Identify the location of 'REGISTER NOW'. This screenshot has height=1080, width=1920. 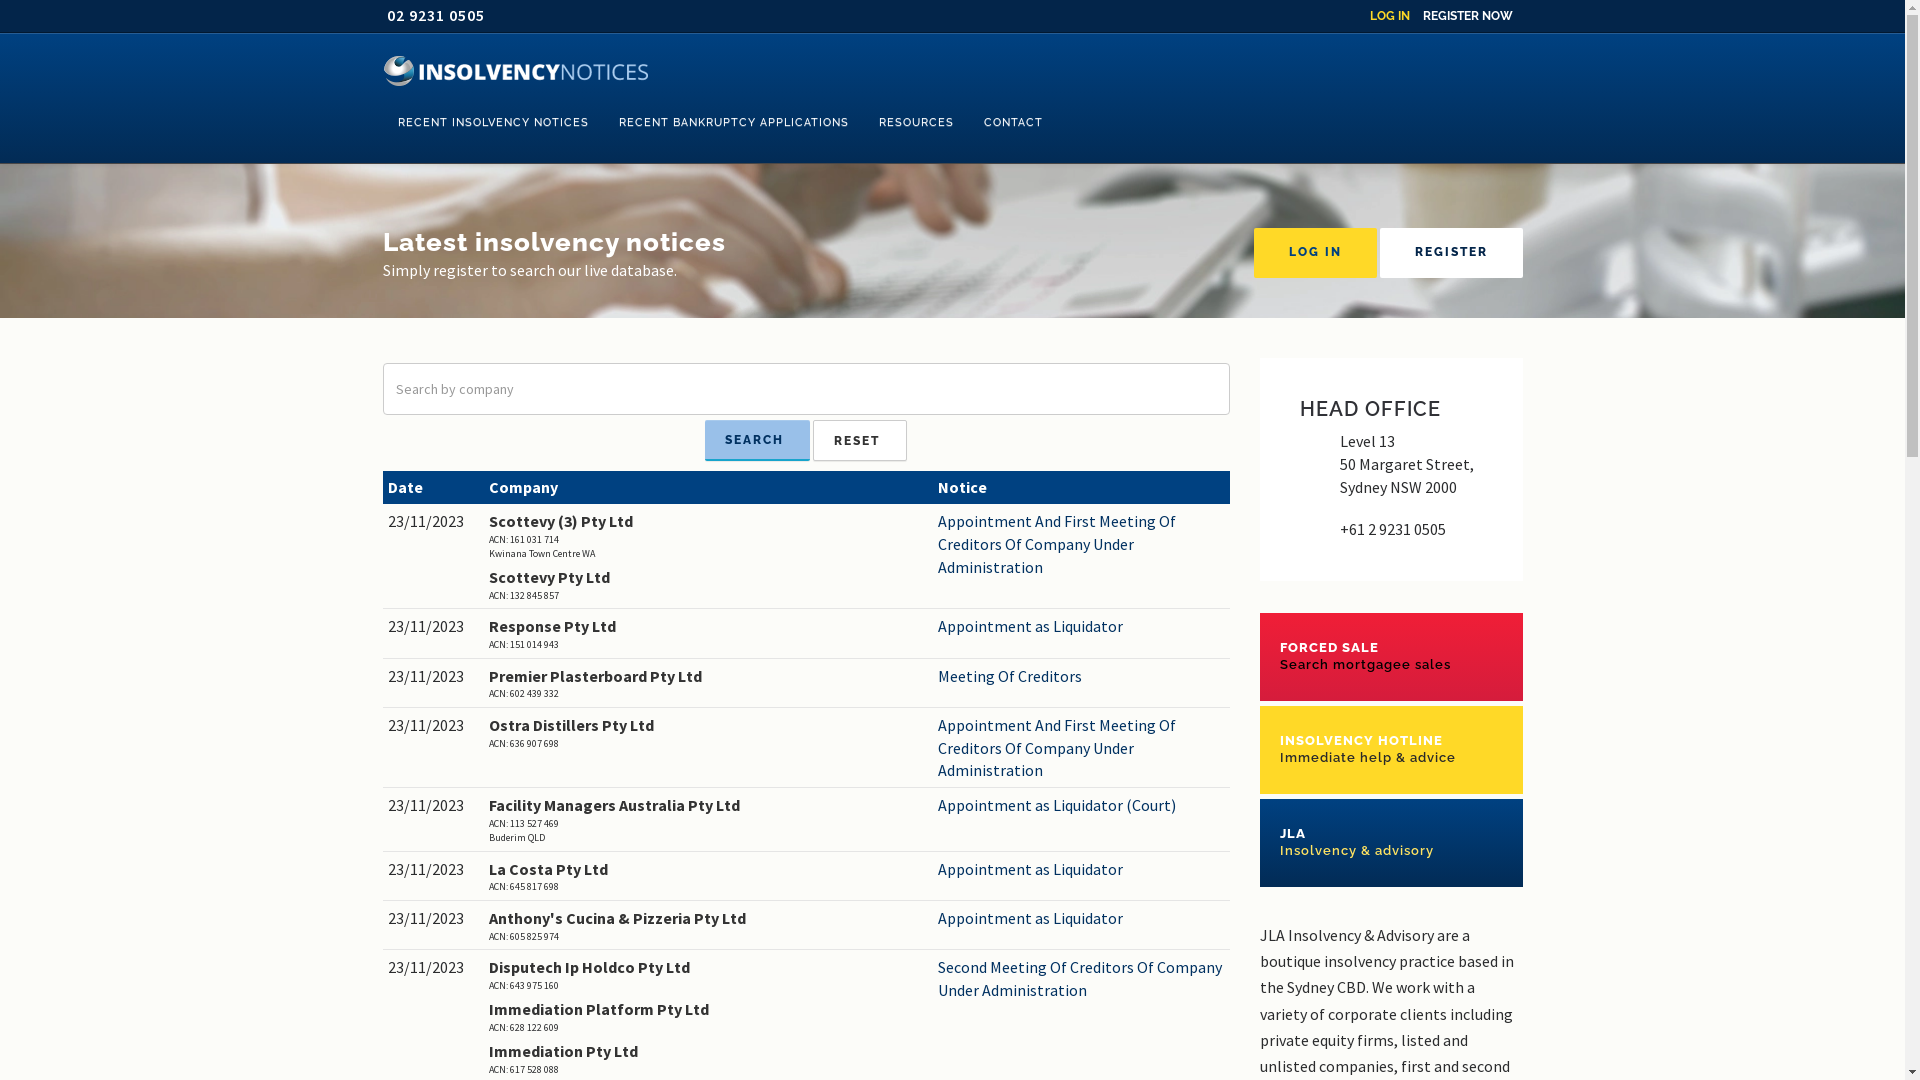
(1420, 15).